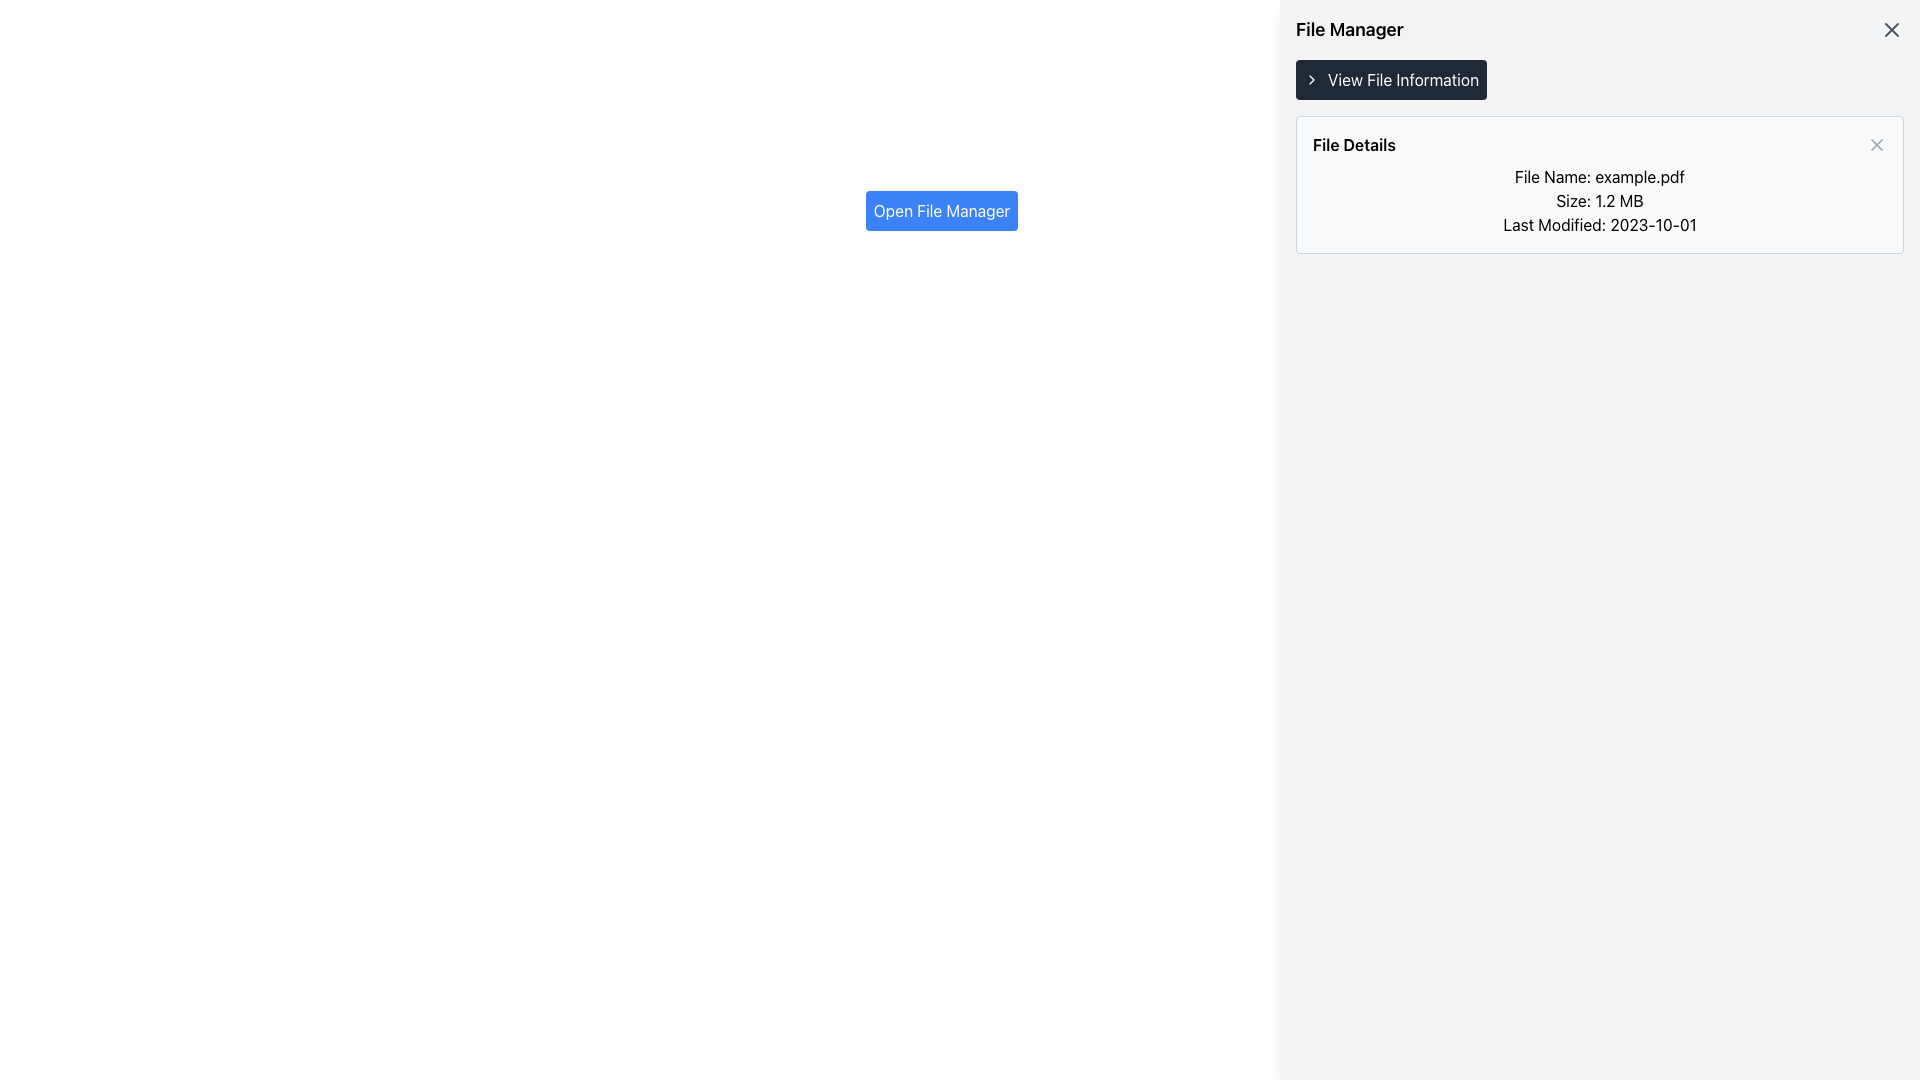 The width and height of the screenshot is (1920, 1080). Describe the element at coordinates (940, 211) in the screenshot. I see `the medium-sized button with a blue background and white text reading 'Open File Manager'` at that location.